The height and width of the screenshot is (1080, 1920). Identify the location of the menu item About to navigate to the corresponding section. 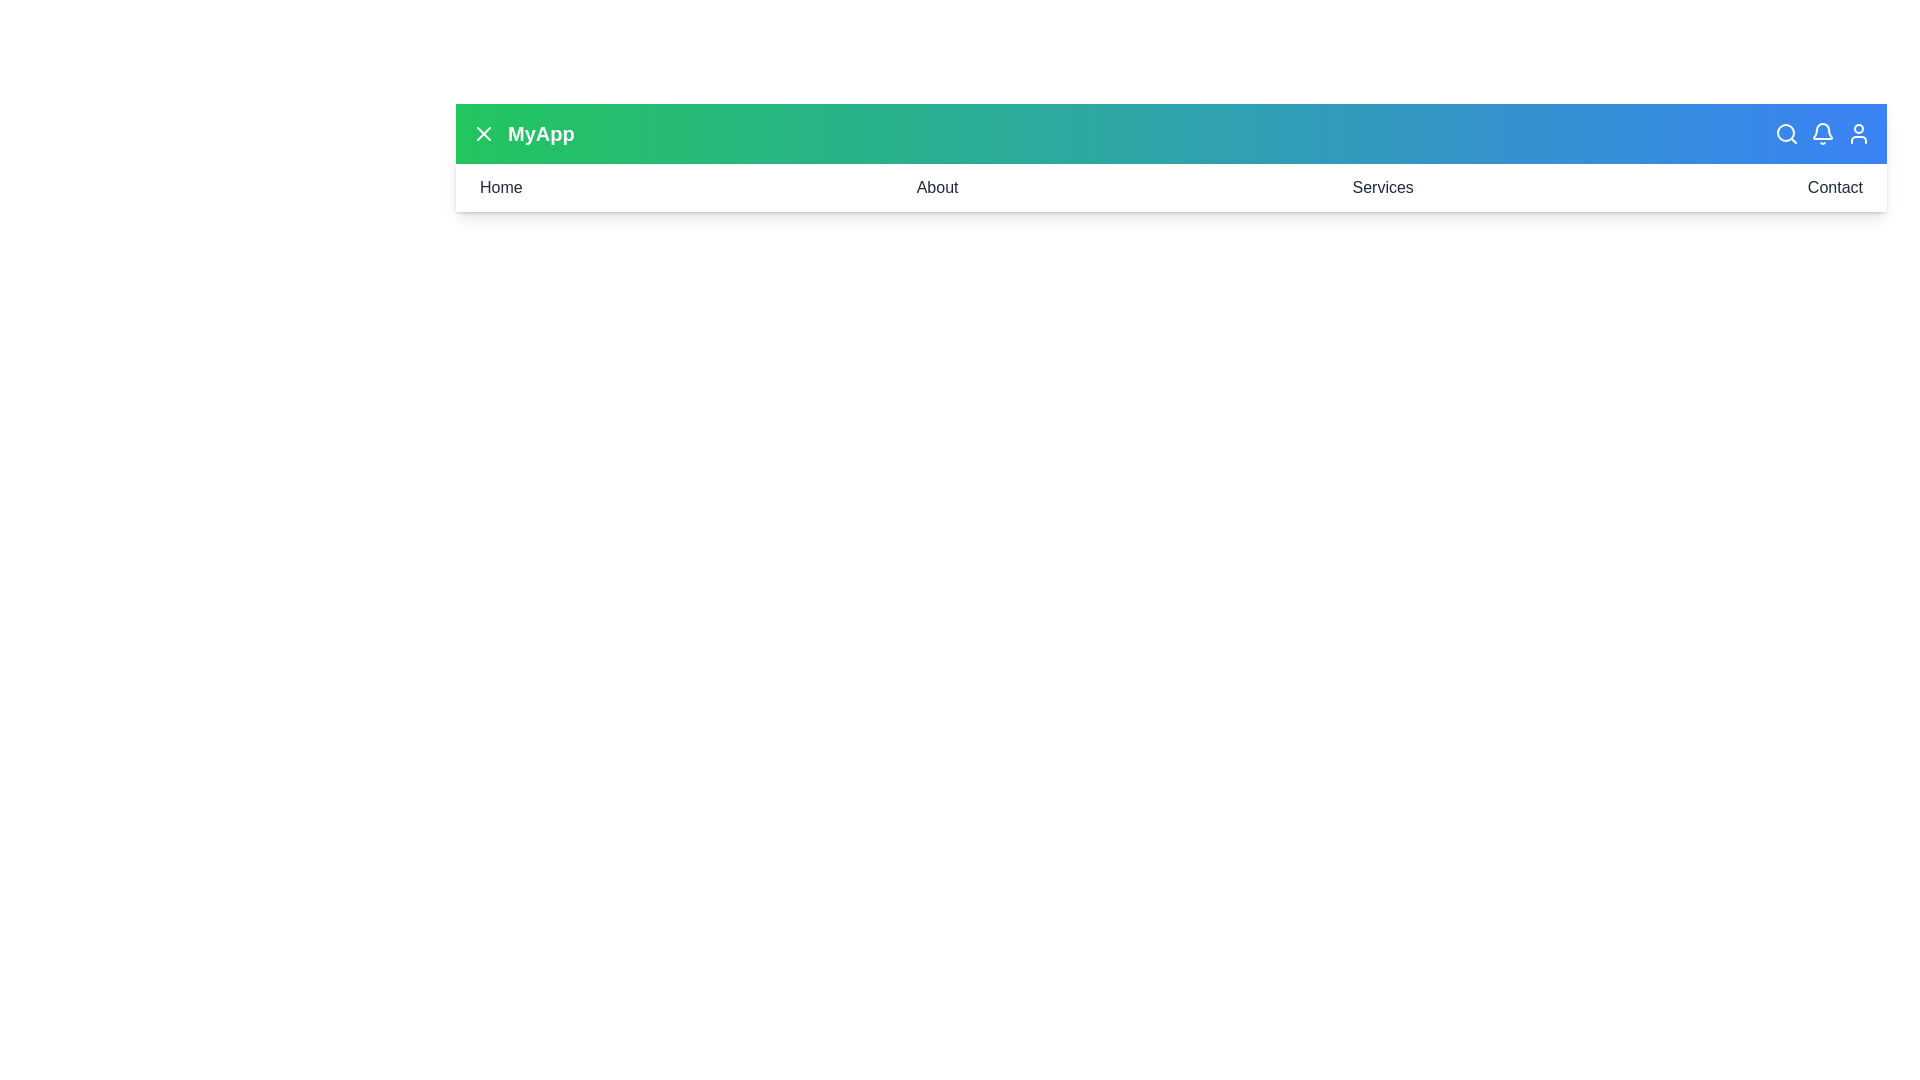
(935, 188).